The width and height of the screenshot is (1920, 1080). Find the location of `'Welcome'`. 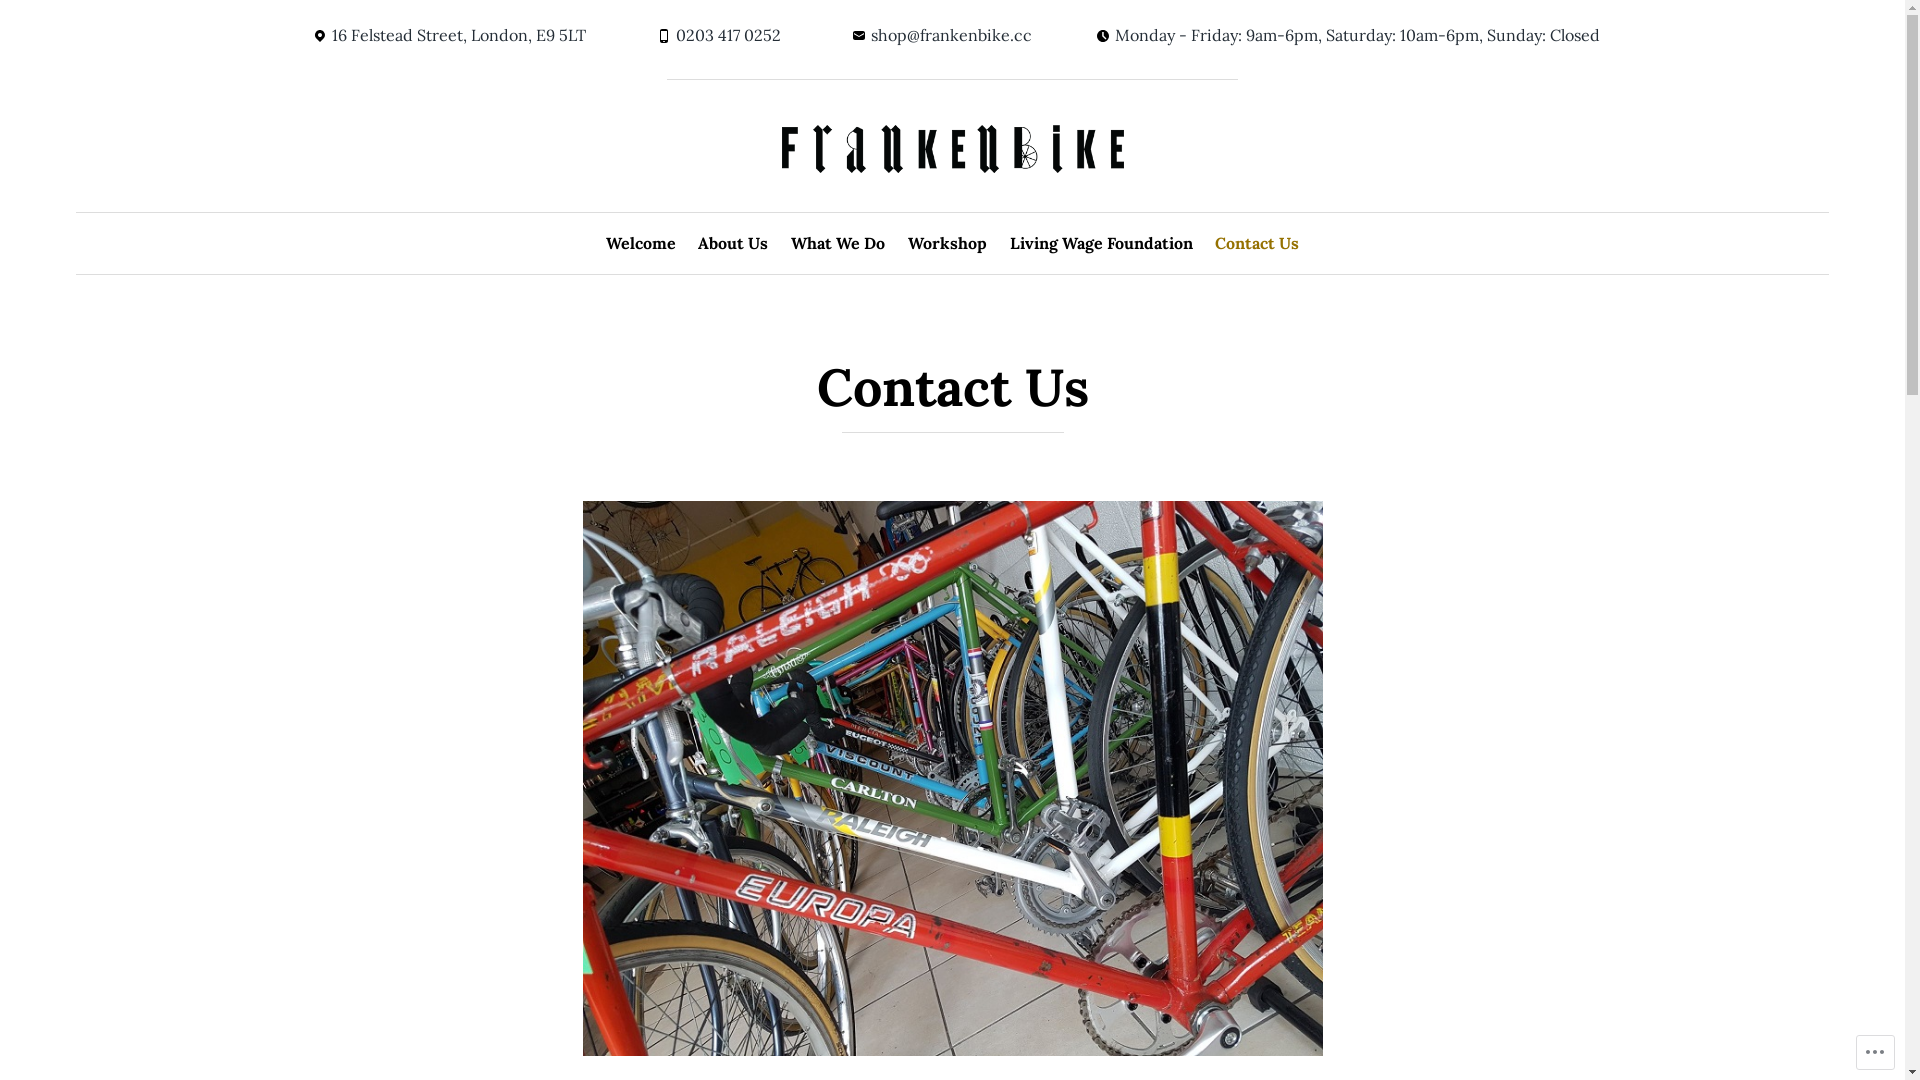

'Welcome' is located at coordinates (641, 242).